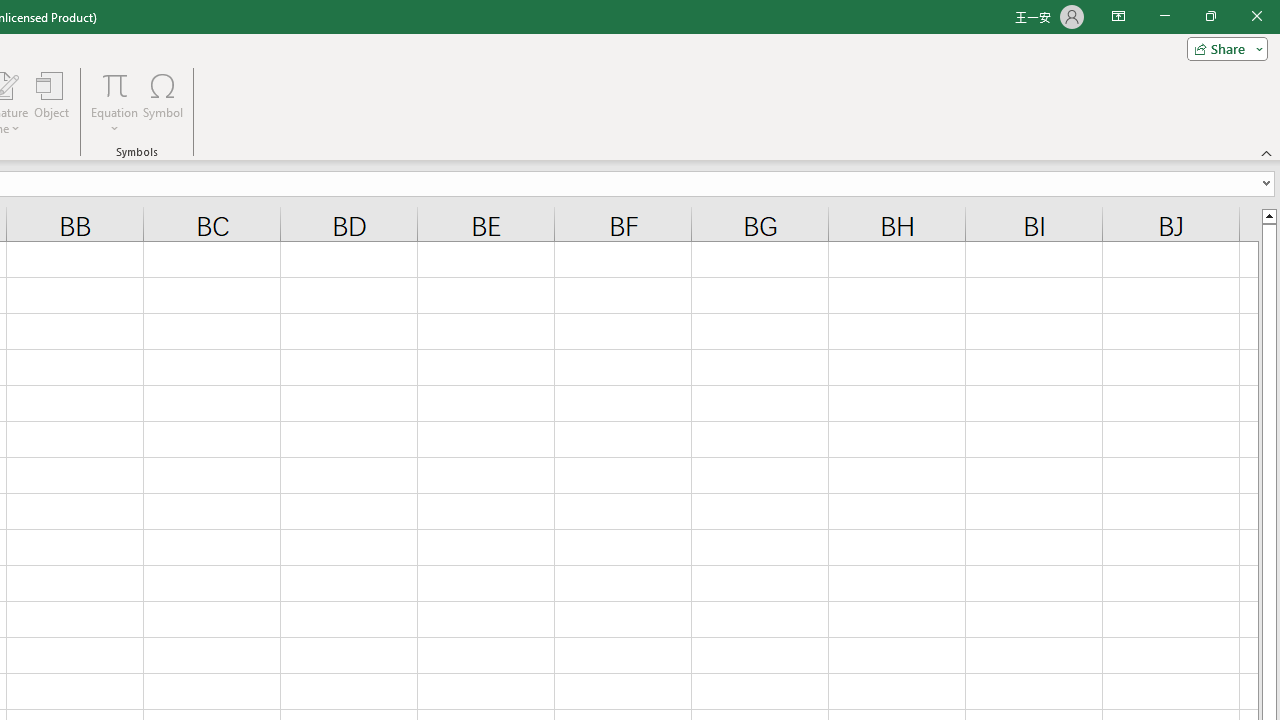  I want to click on 'Minimize', so click(1164, 16).